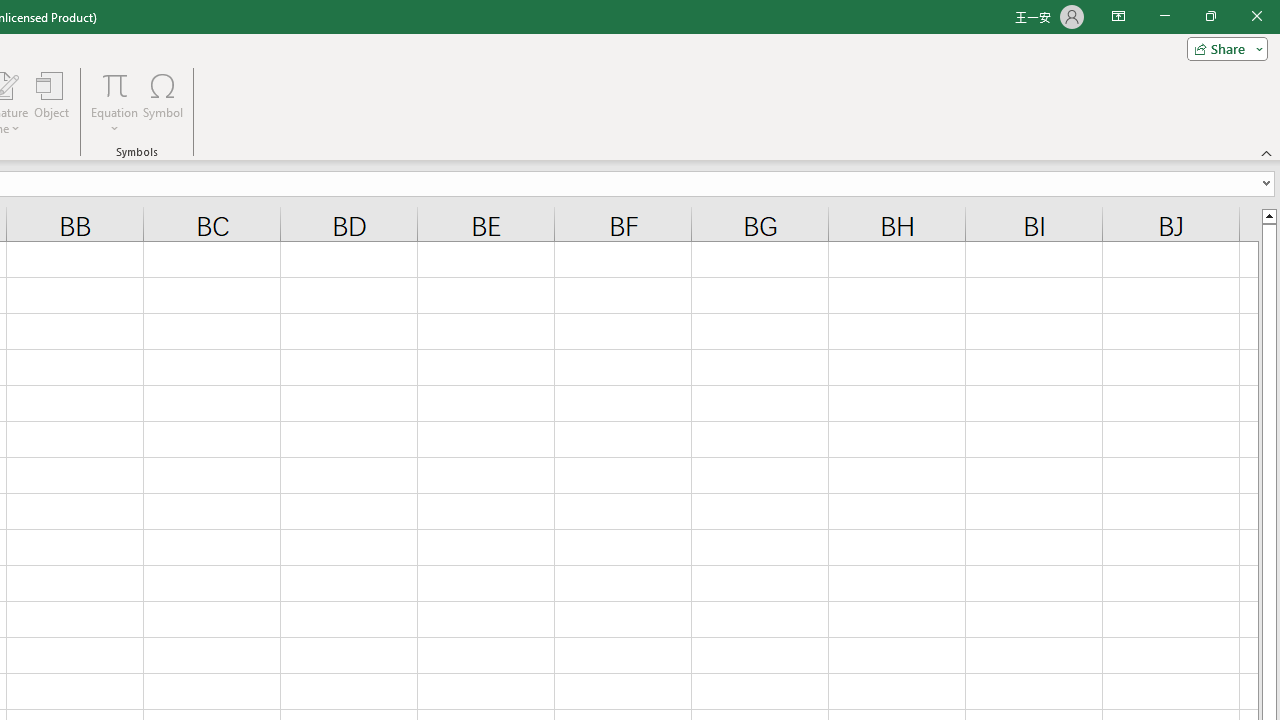  I want to click on 'Minimize', so click(1164, 16).